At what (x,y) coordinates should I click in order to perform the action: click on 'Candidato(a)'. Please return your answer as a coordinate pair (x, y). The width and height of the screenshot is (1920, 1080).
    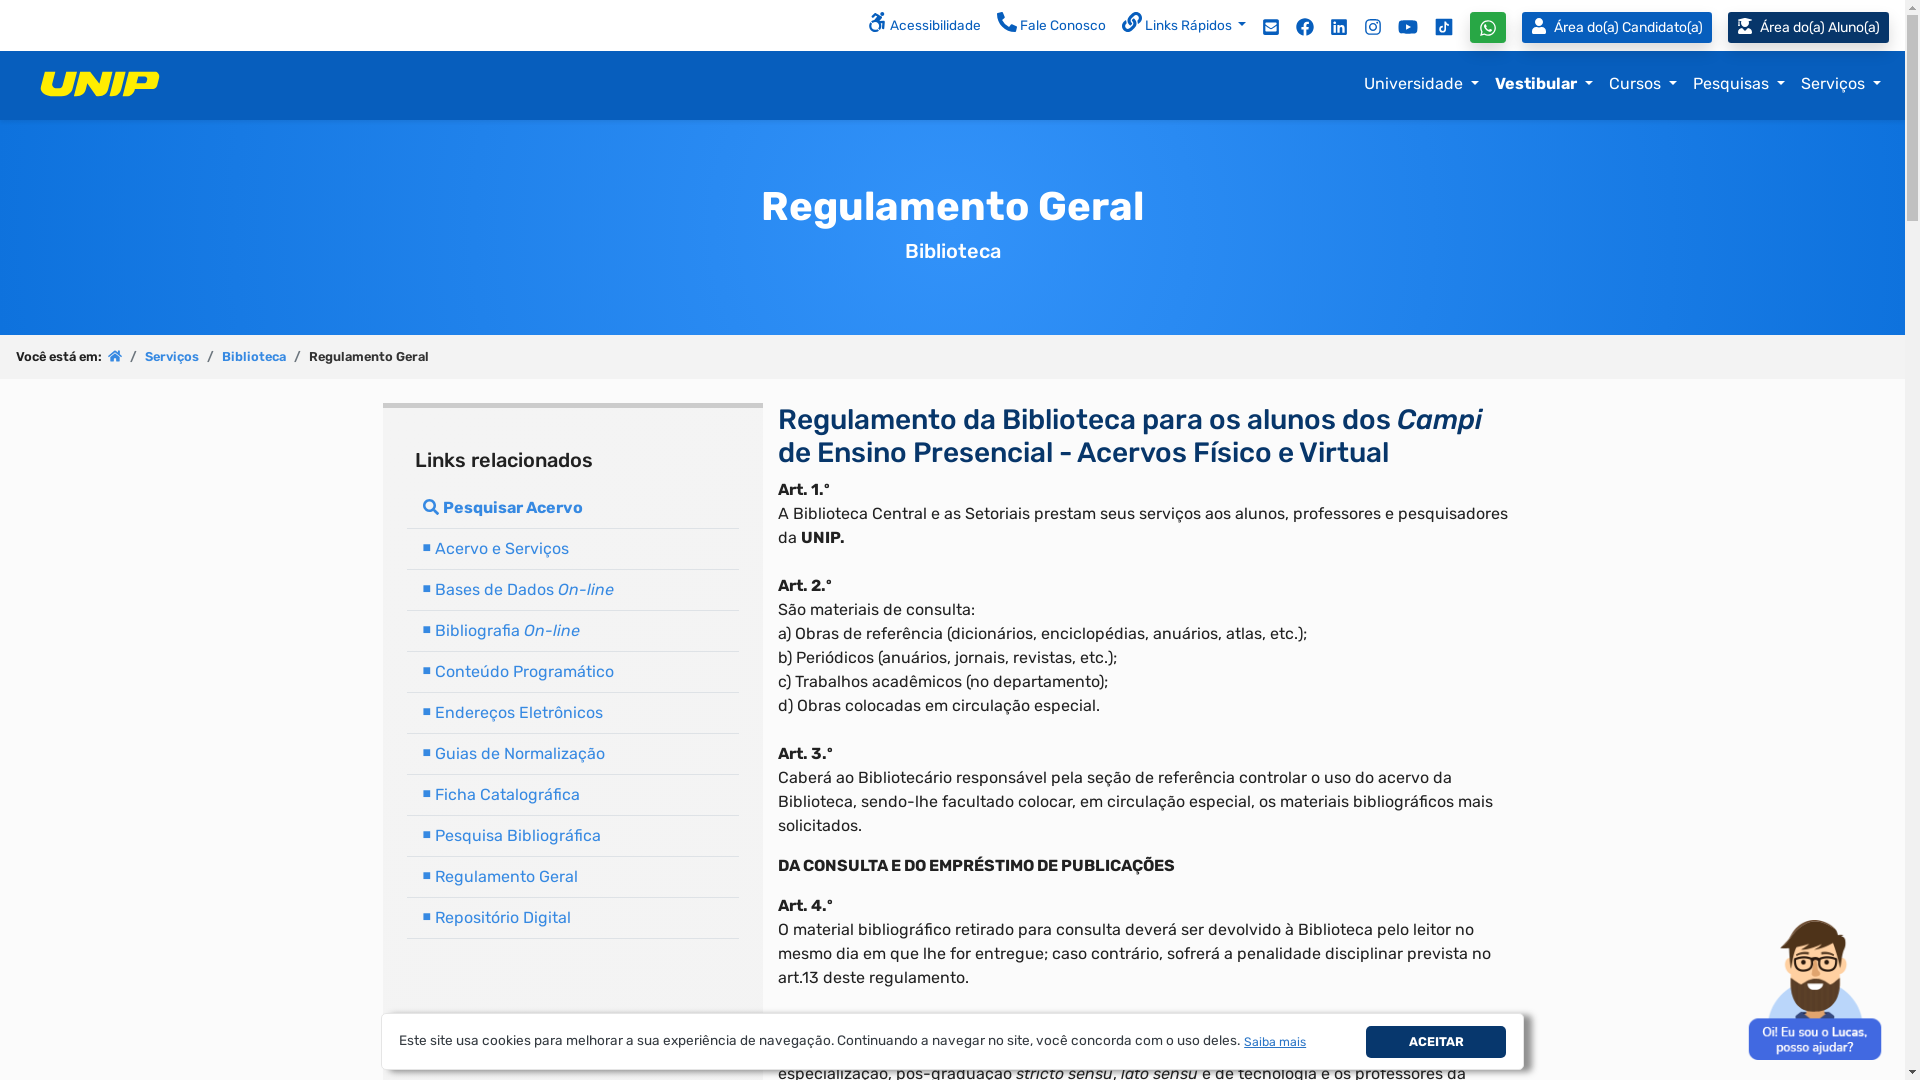
    Looking at the image, I should click on (1621, 27).